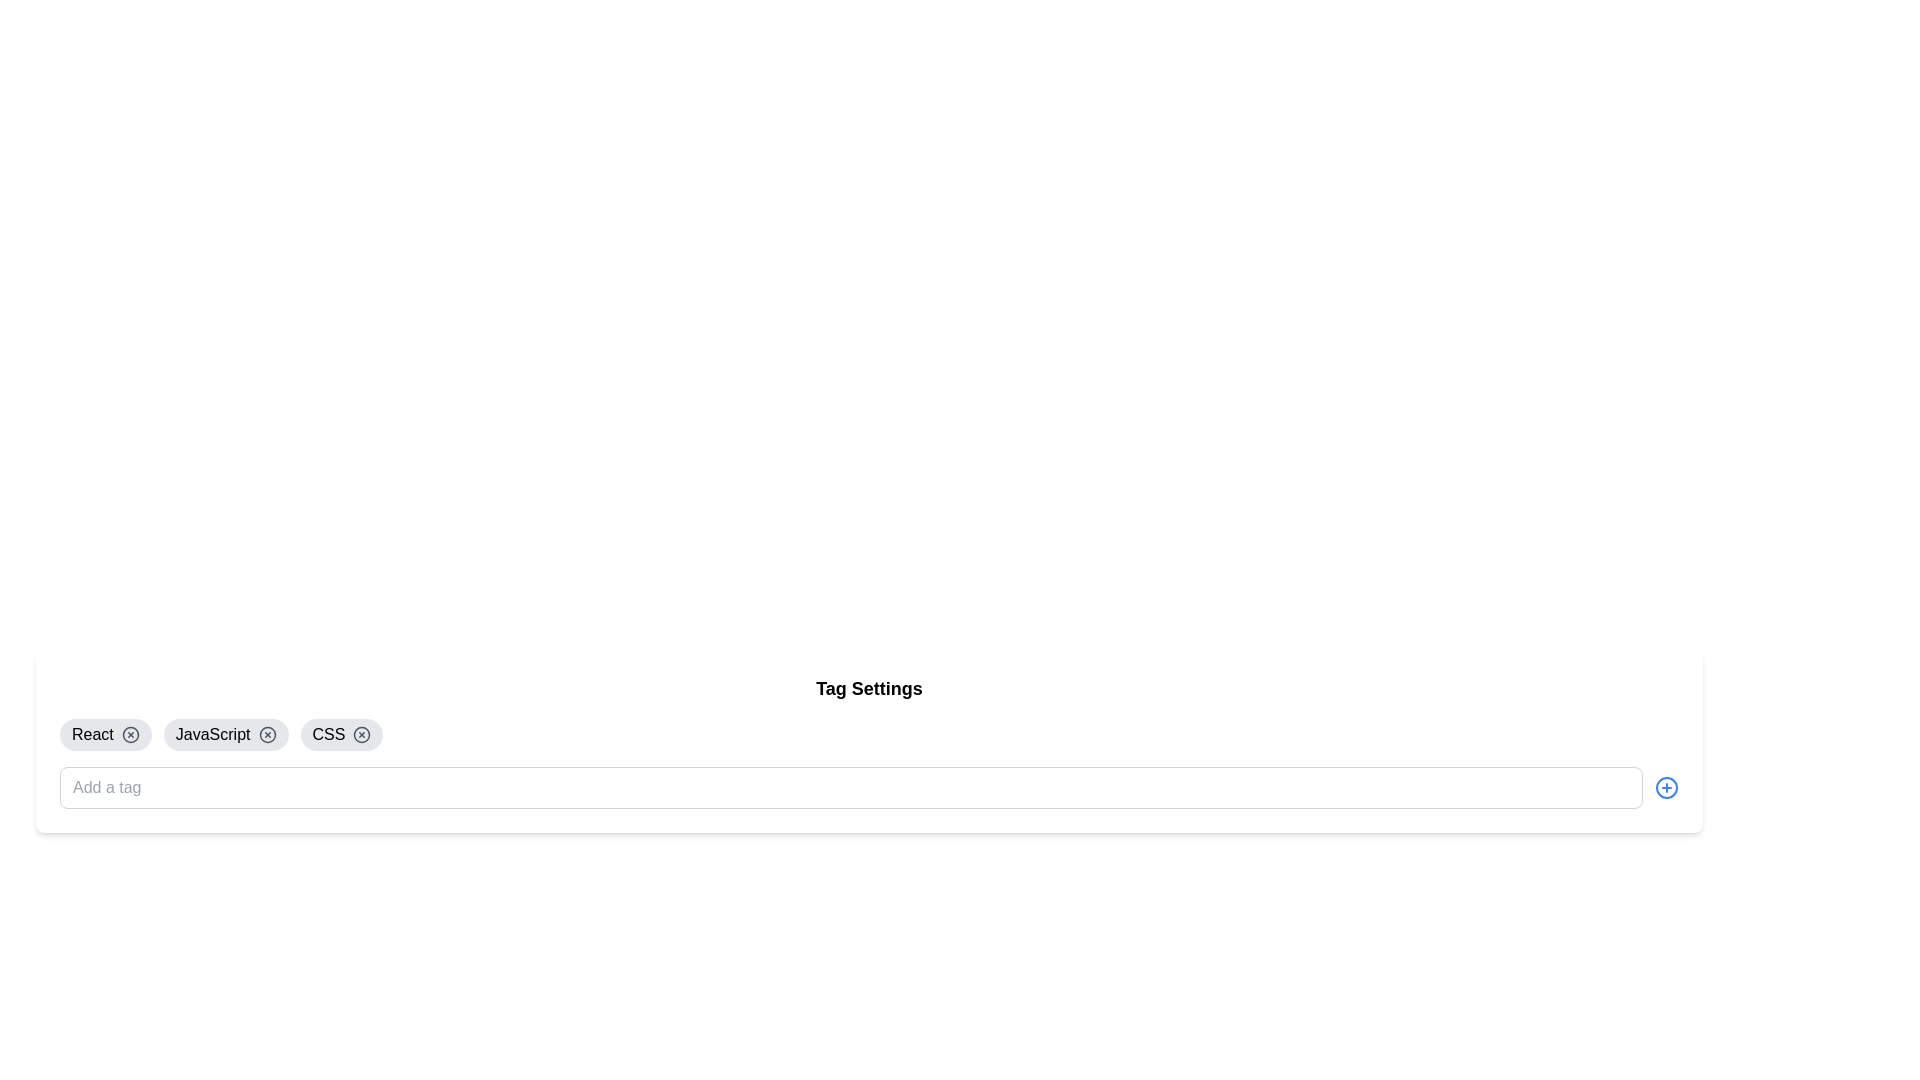 The height and width of the screenshot is (1080, 1920). What do you see at coordinates (226, 735) in the screenshot?
I see `the rounded tag labeled 'JavaScript' with a remove button` at bounding box center [226, 735].